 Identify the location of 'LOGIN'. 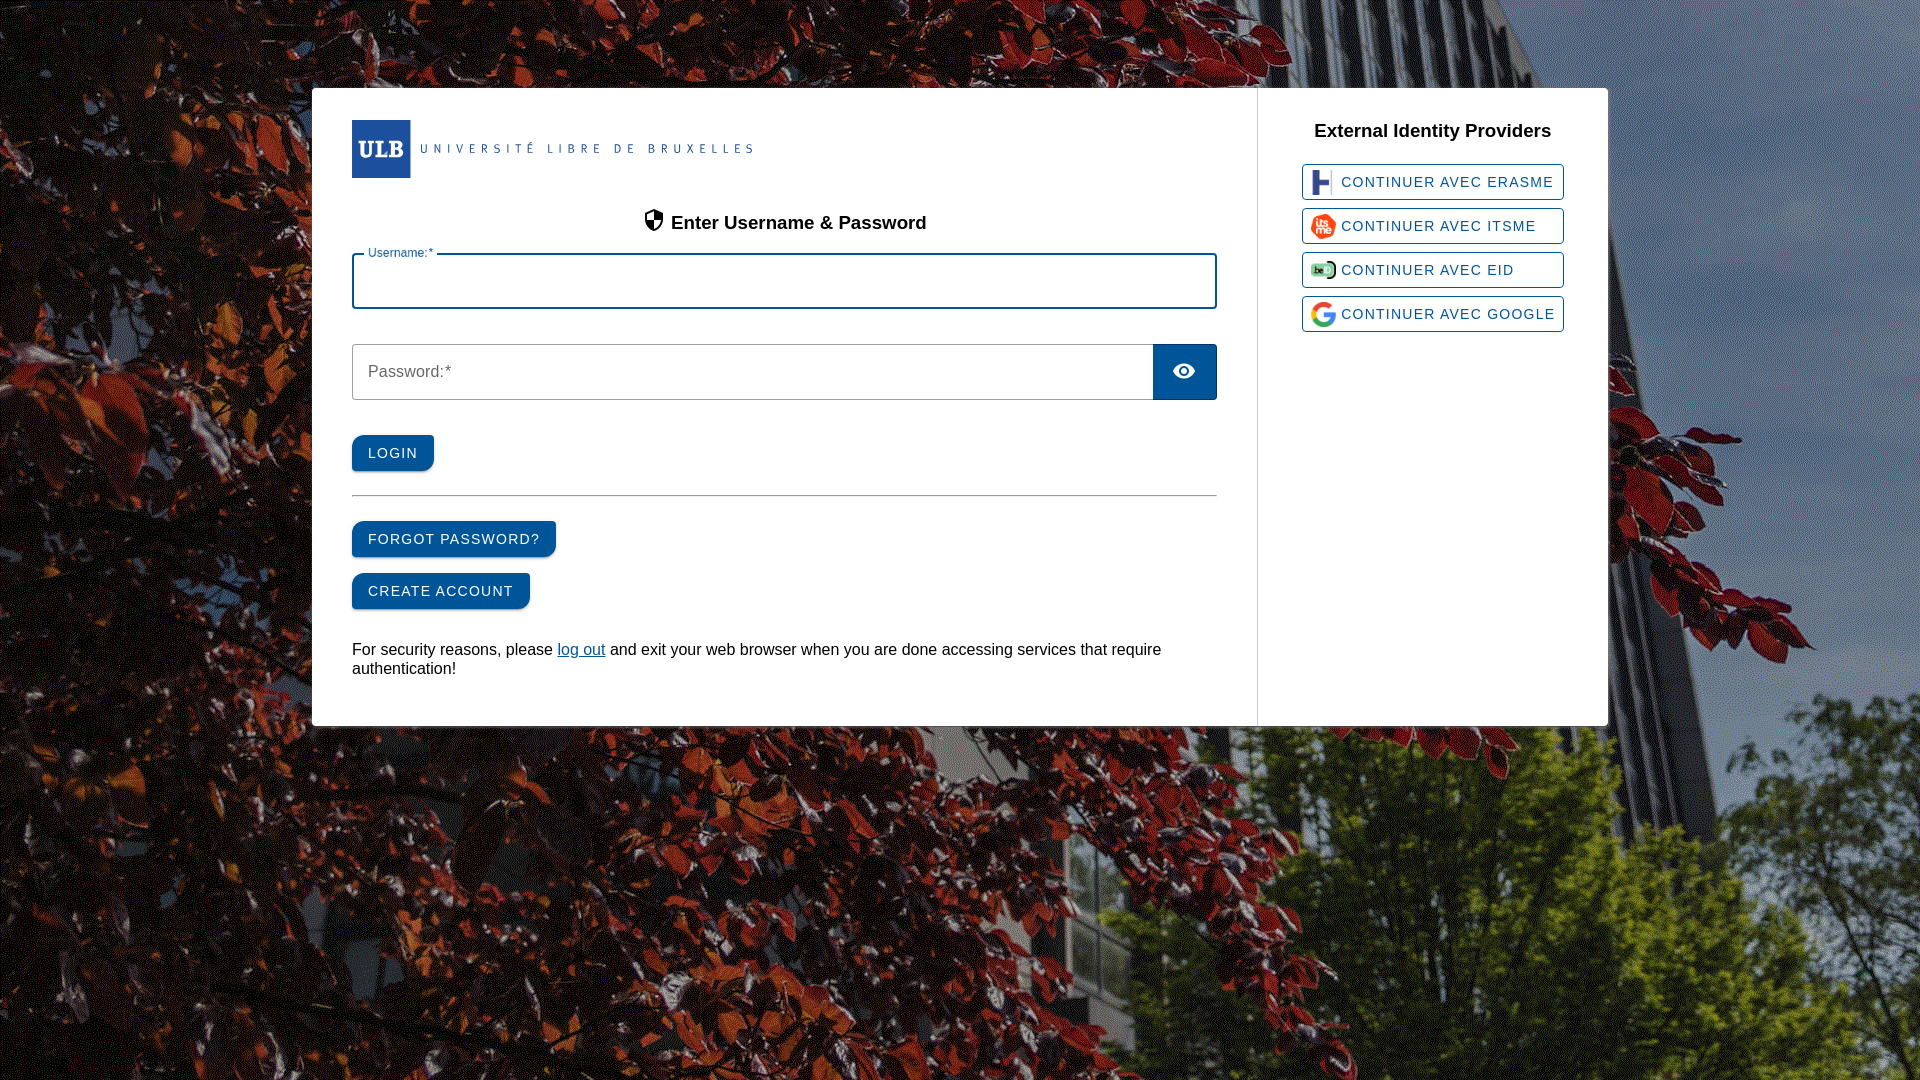
(351, 452).